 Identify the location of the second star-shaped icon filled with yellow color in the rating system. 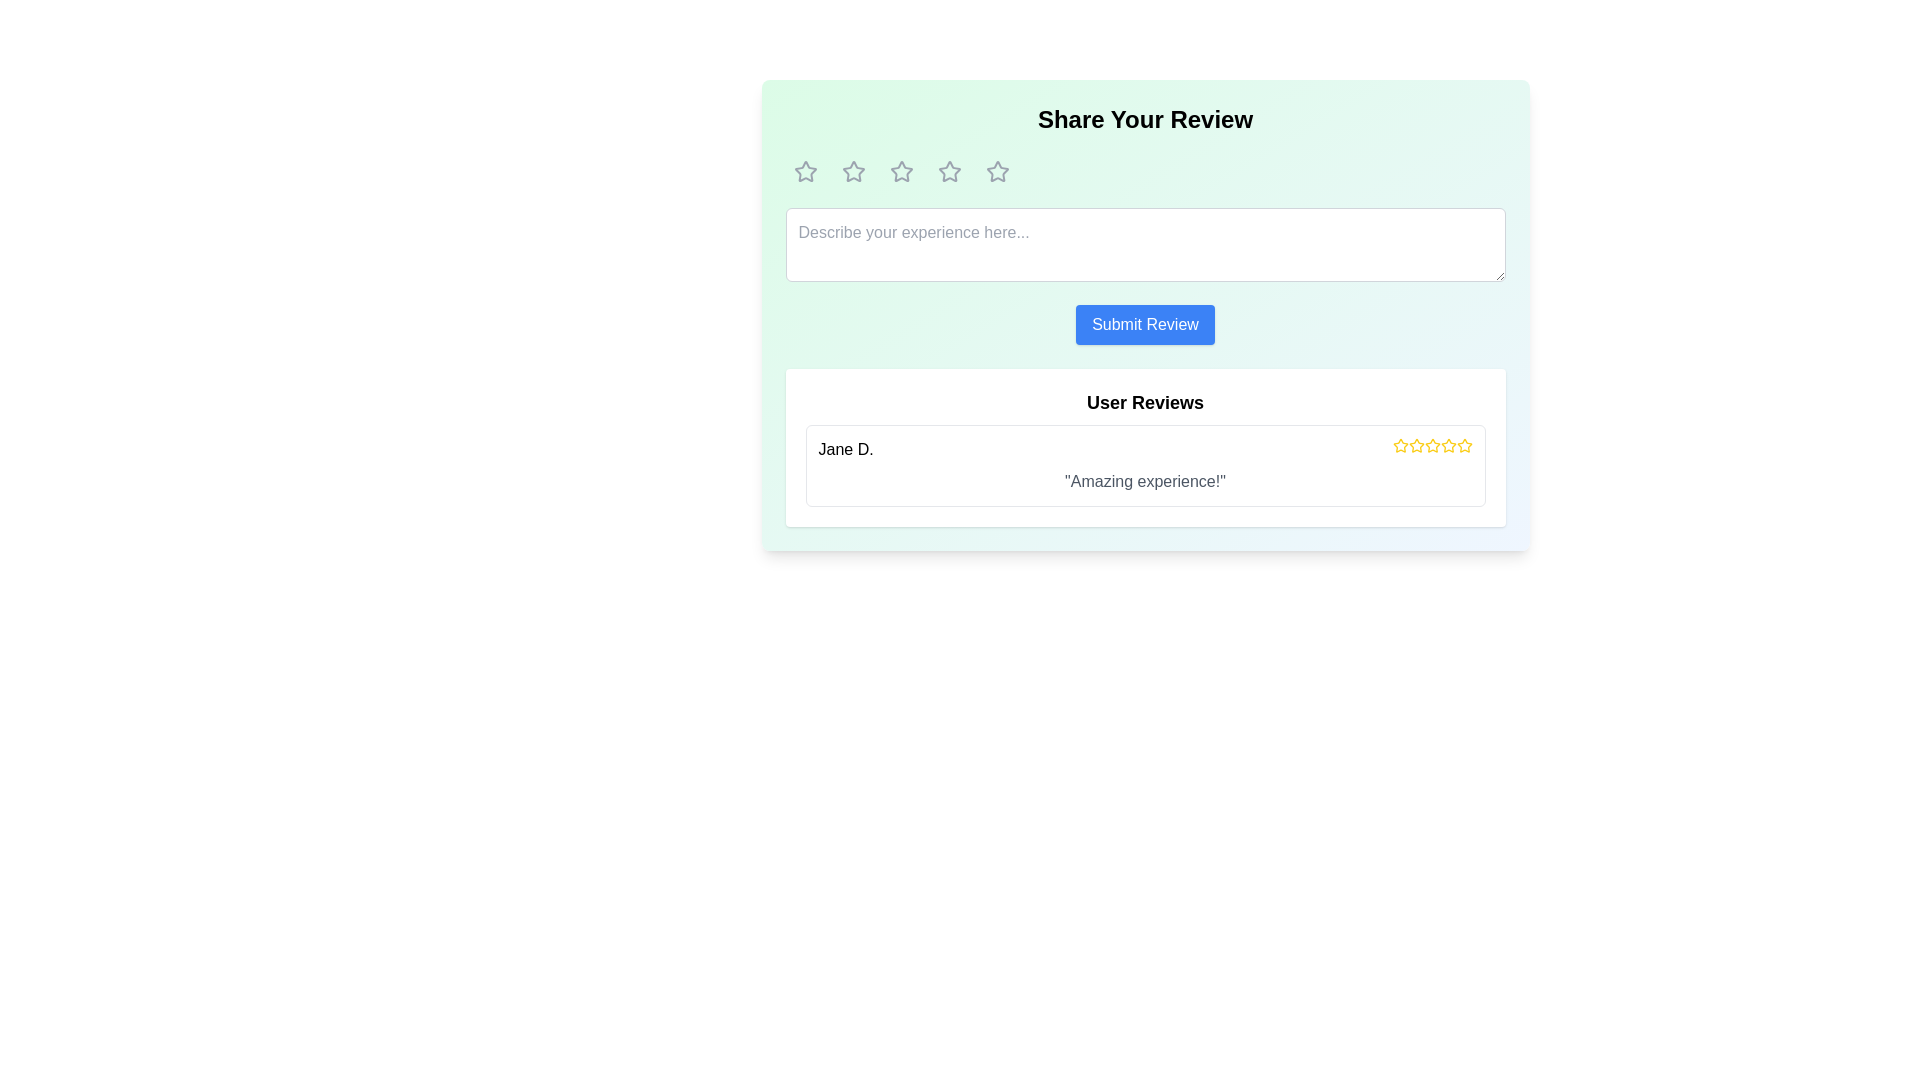
(1399, 443).